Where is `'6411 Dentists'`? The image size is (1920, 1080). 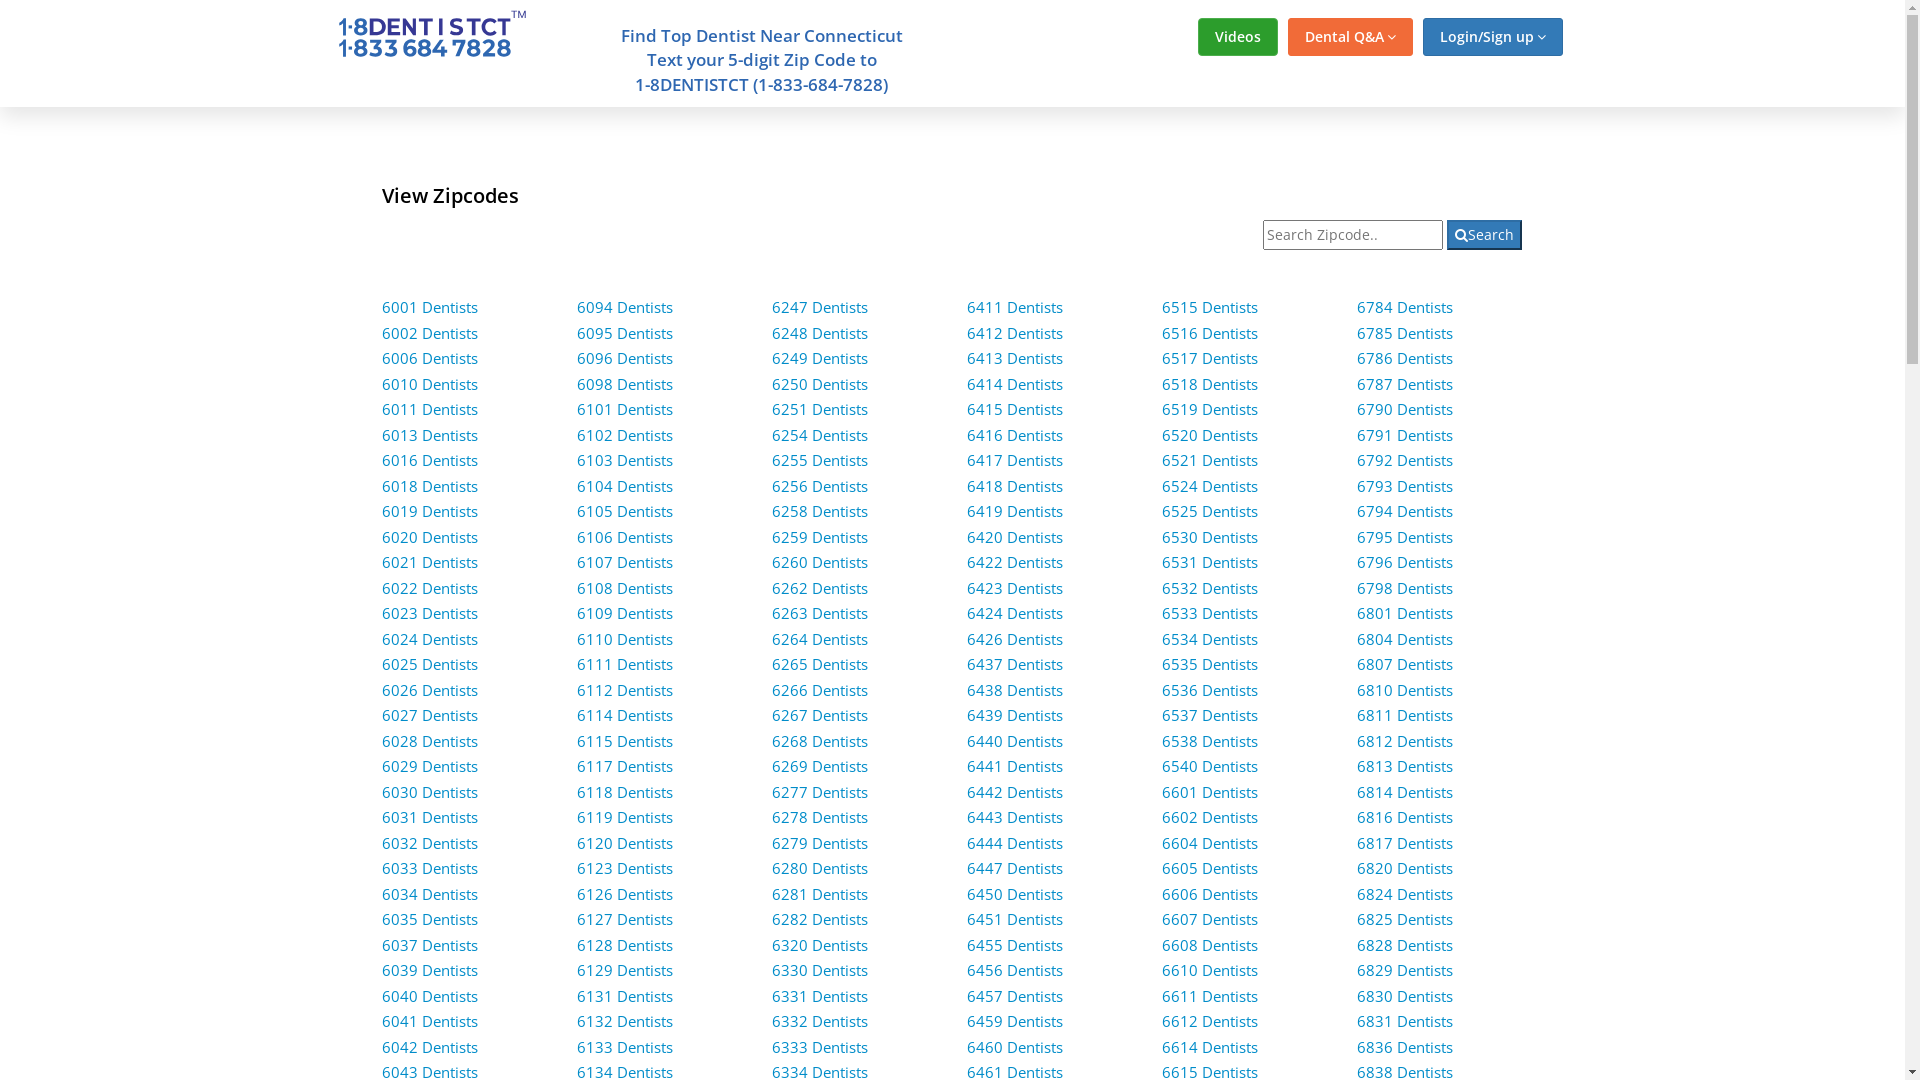
'6411 Dentists' is located at coordinates (1014, 307).